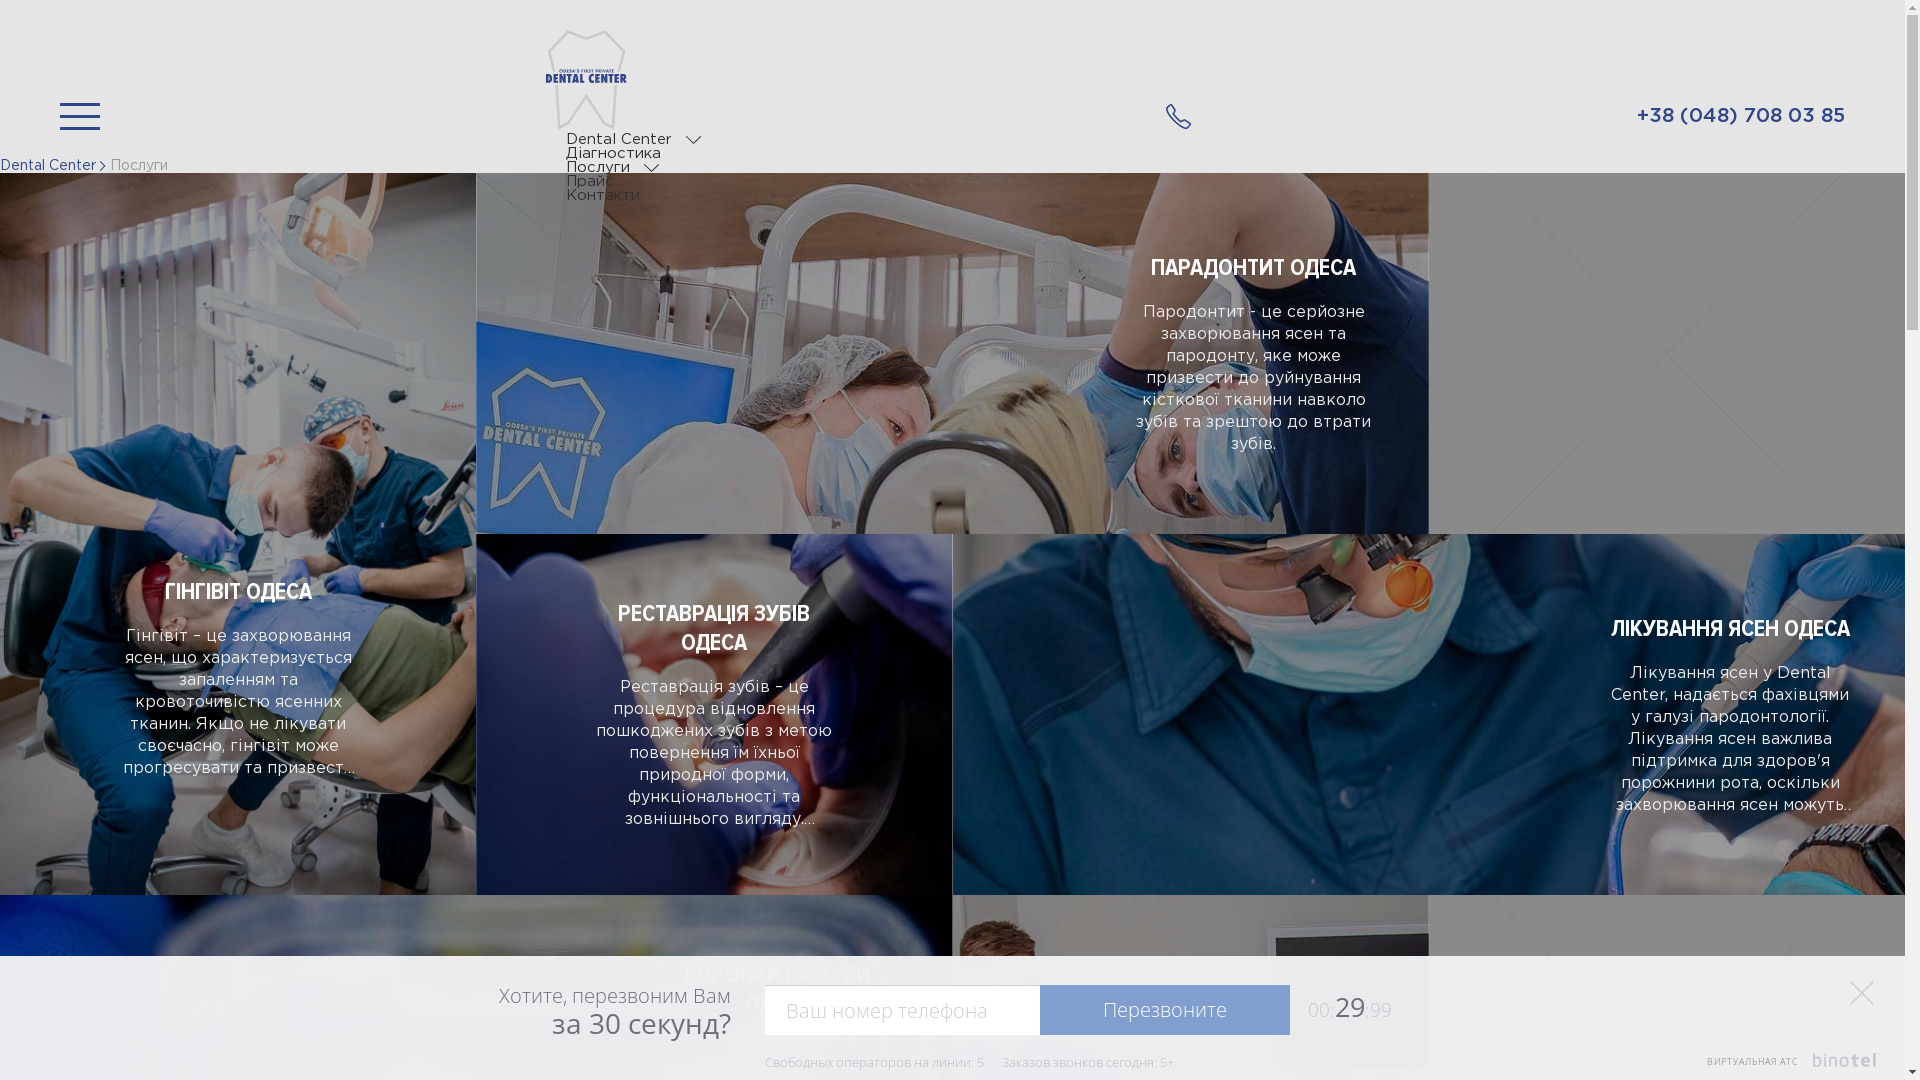  What do you see at coordinates (1740, 116) in the screenshot?
I see `'+38 (048) 708 03 85'` at bounding box center [1740, 116].